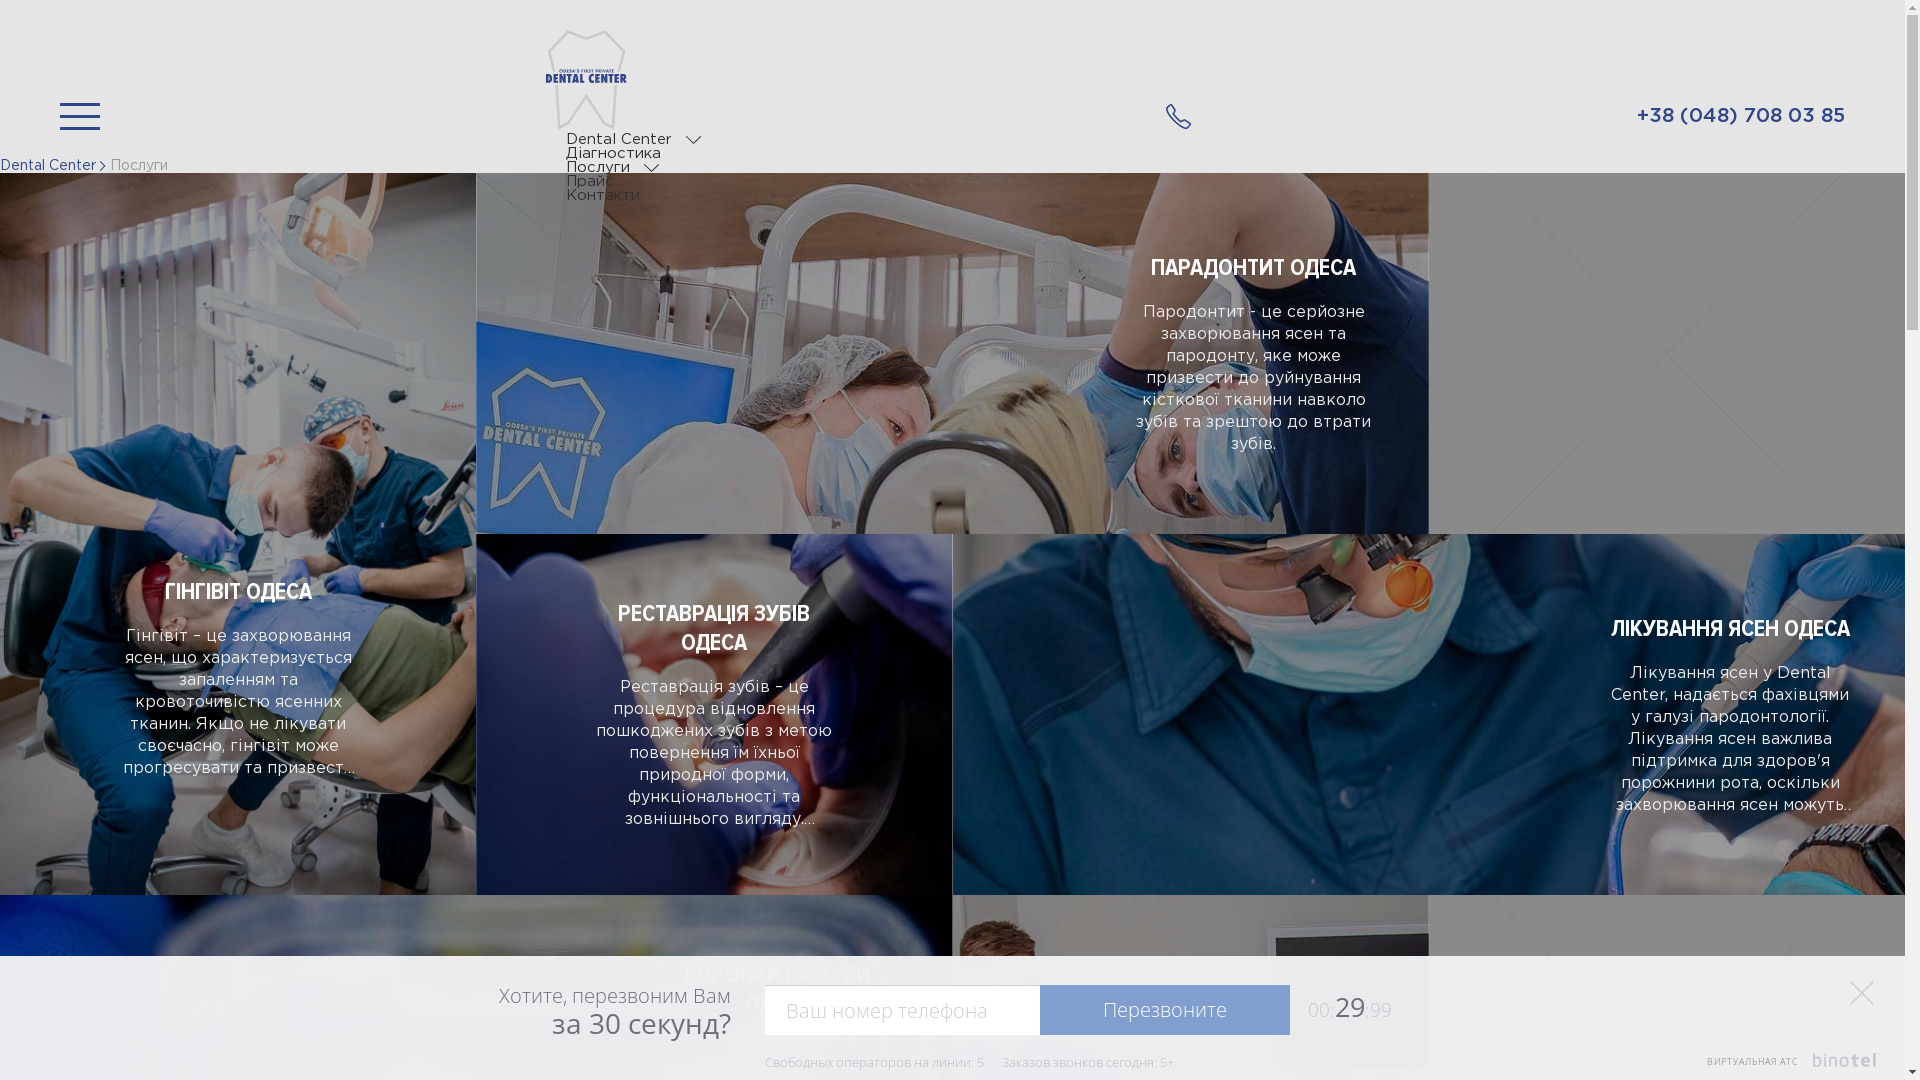  What do you see at coordinates (1740, 116) in the screenshot?
I see `'+38 (048) 708 03 85'` at bounding box center [1740, 116].